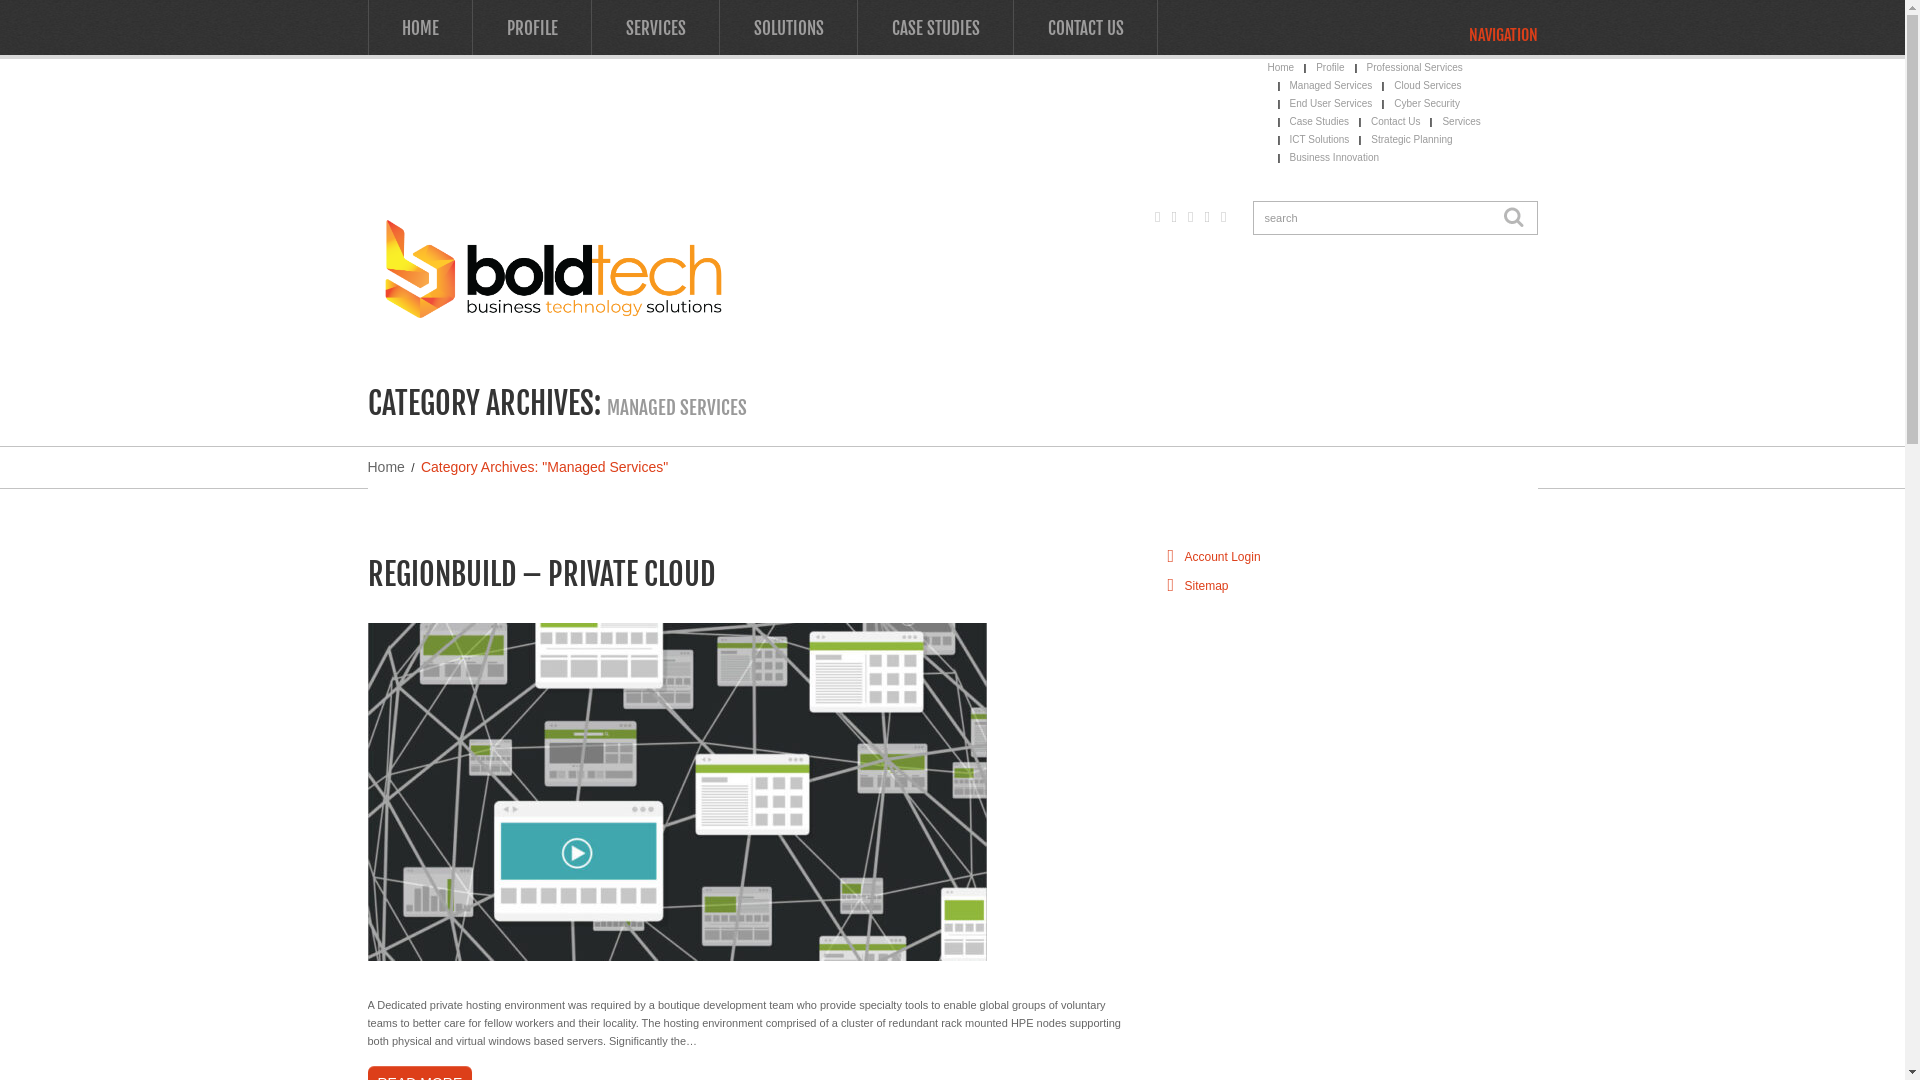 This screenshot has height=1080, width=1920. What do you see at coordinates (1512, 218) in the screenshot?
I see `'Go'` at bounding box center [1512, 218].